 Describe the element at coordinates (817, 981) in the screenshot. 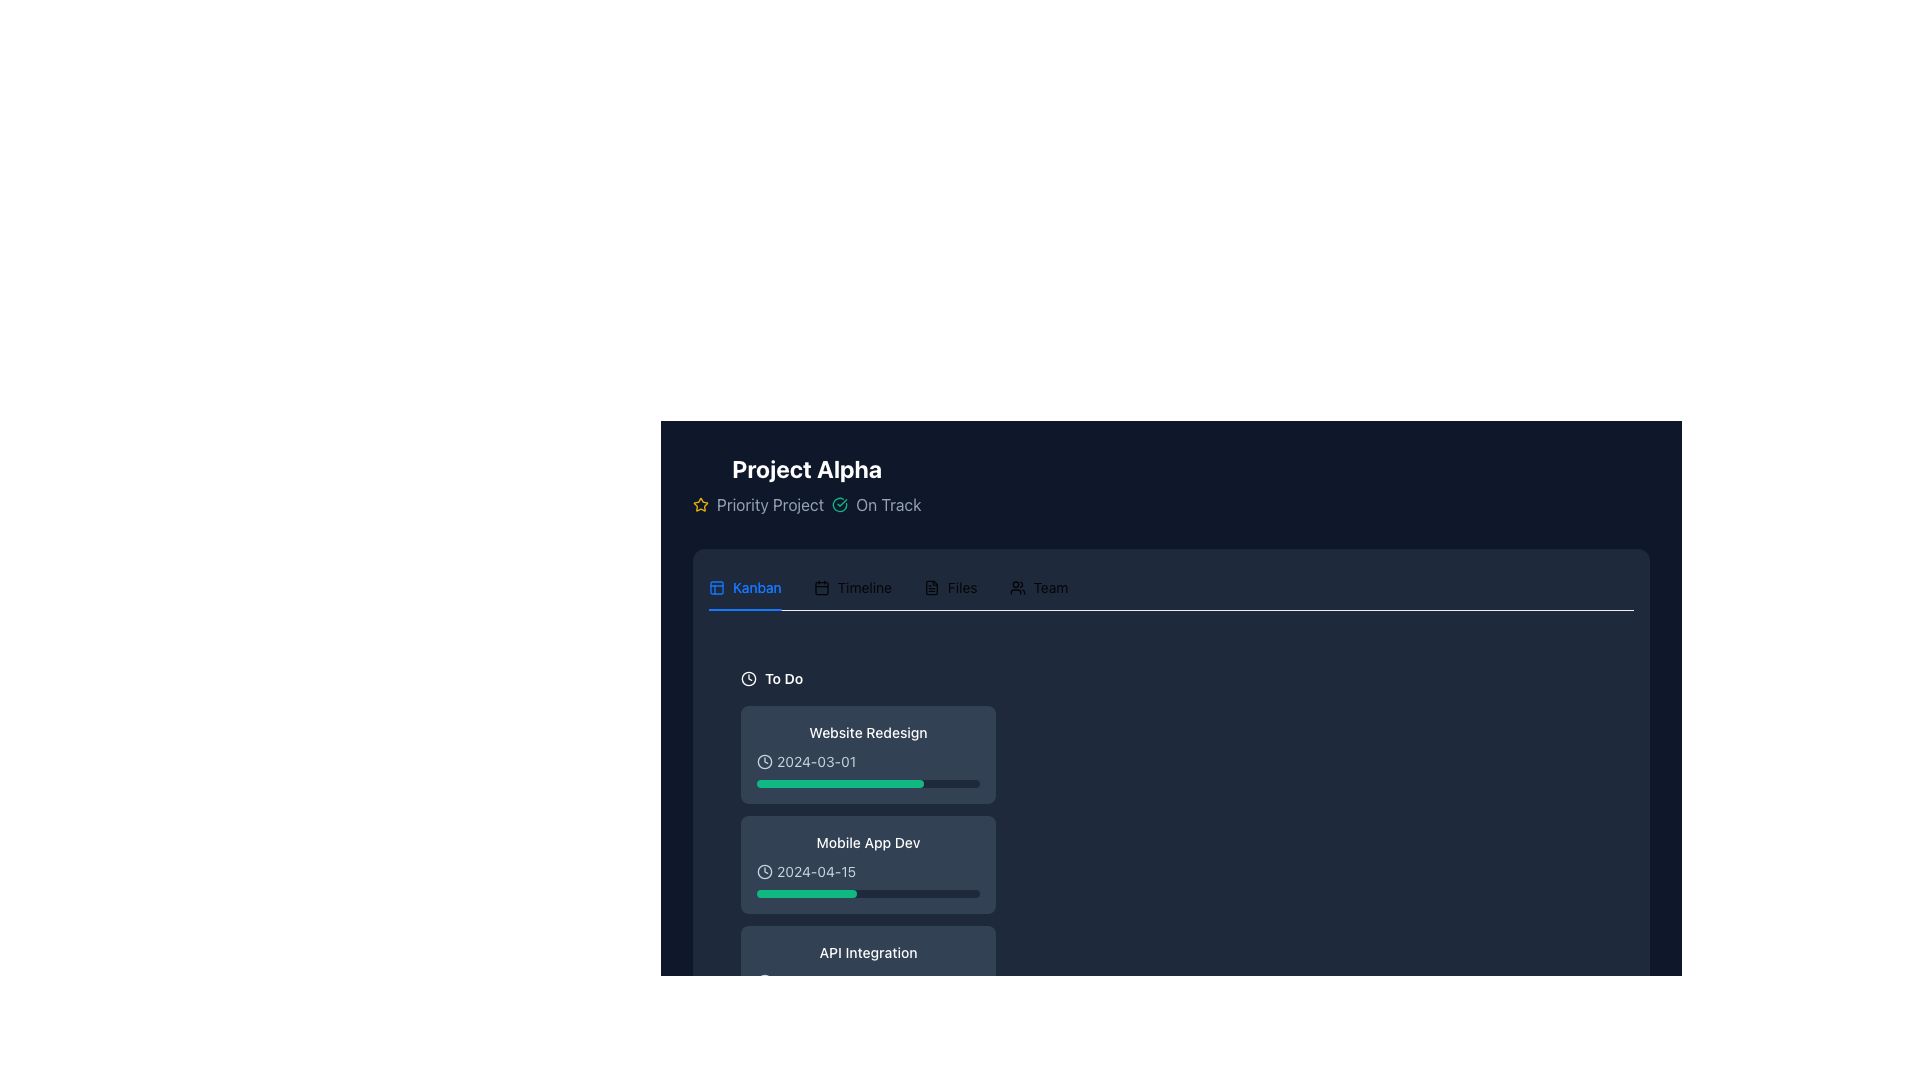

I see `the static text label displaying the date '2024-03-20', which is located under the 'API Integration' card in the 'To Do' section of the 'Kanban' view` at that location.